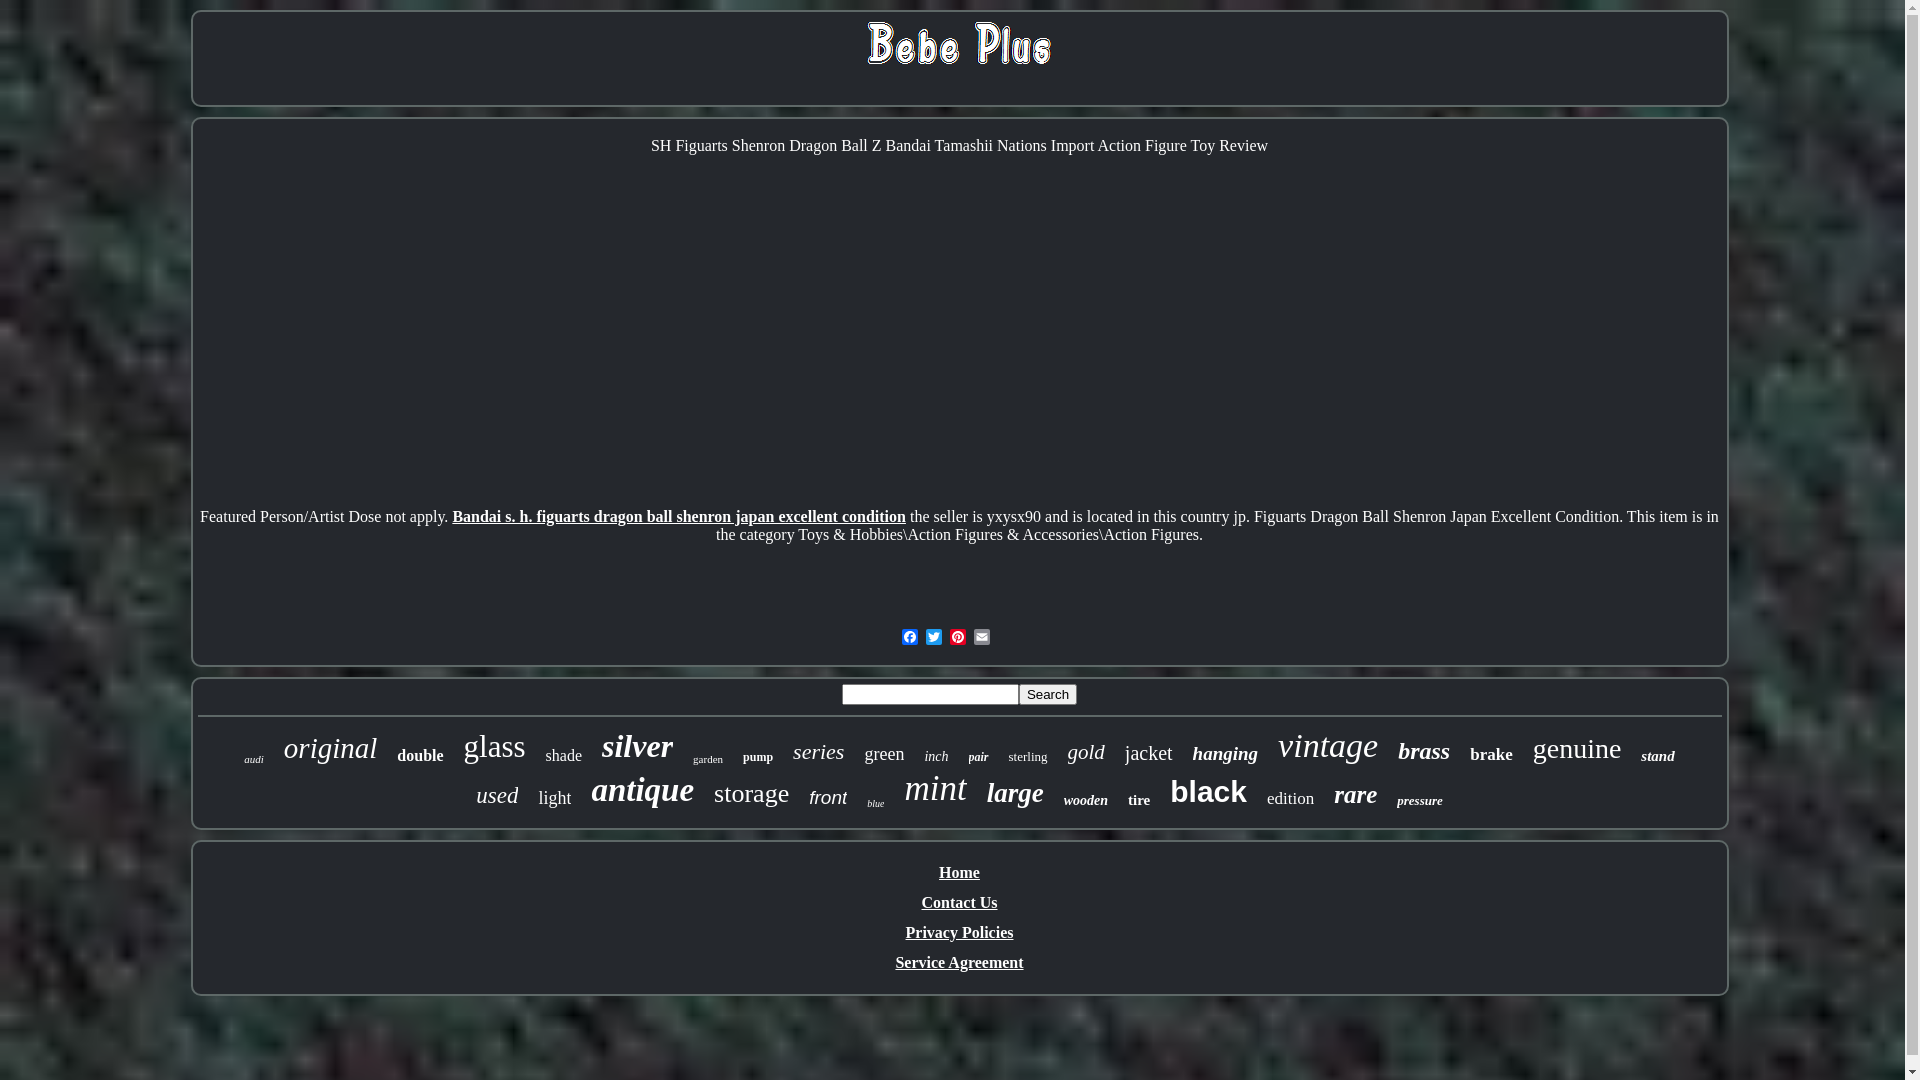 The image size is (1920, 1080). I want to click on 'audi', so click(253, 759).